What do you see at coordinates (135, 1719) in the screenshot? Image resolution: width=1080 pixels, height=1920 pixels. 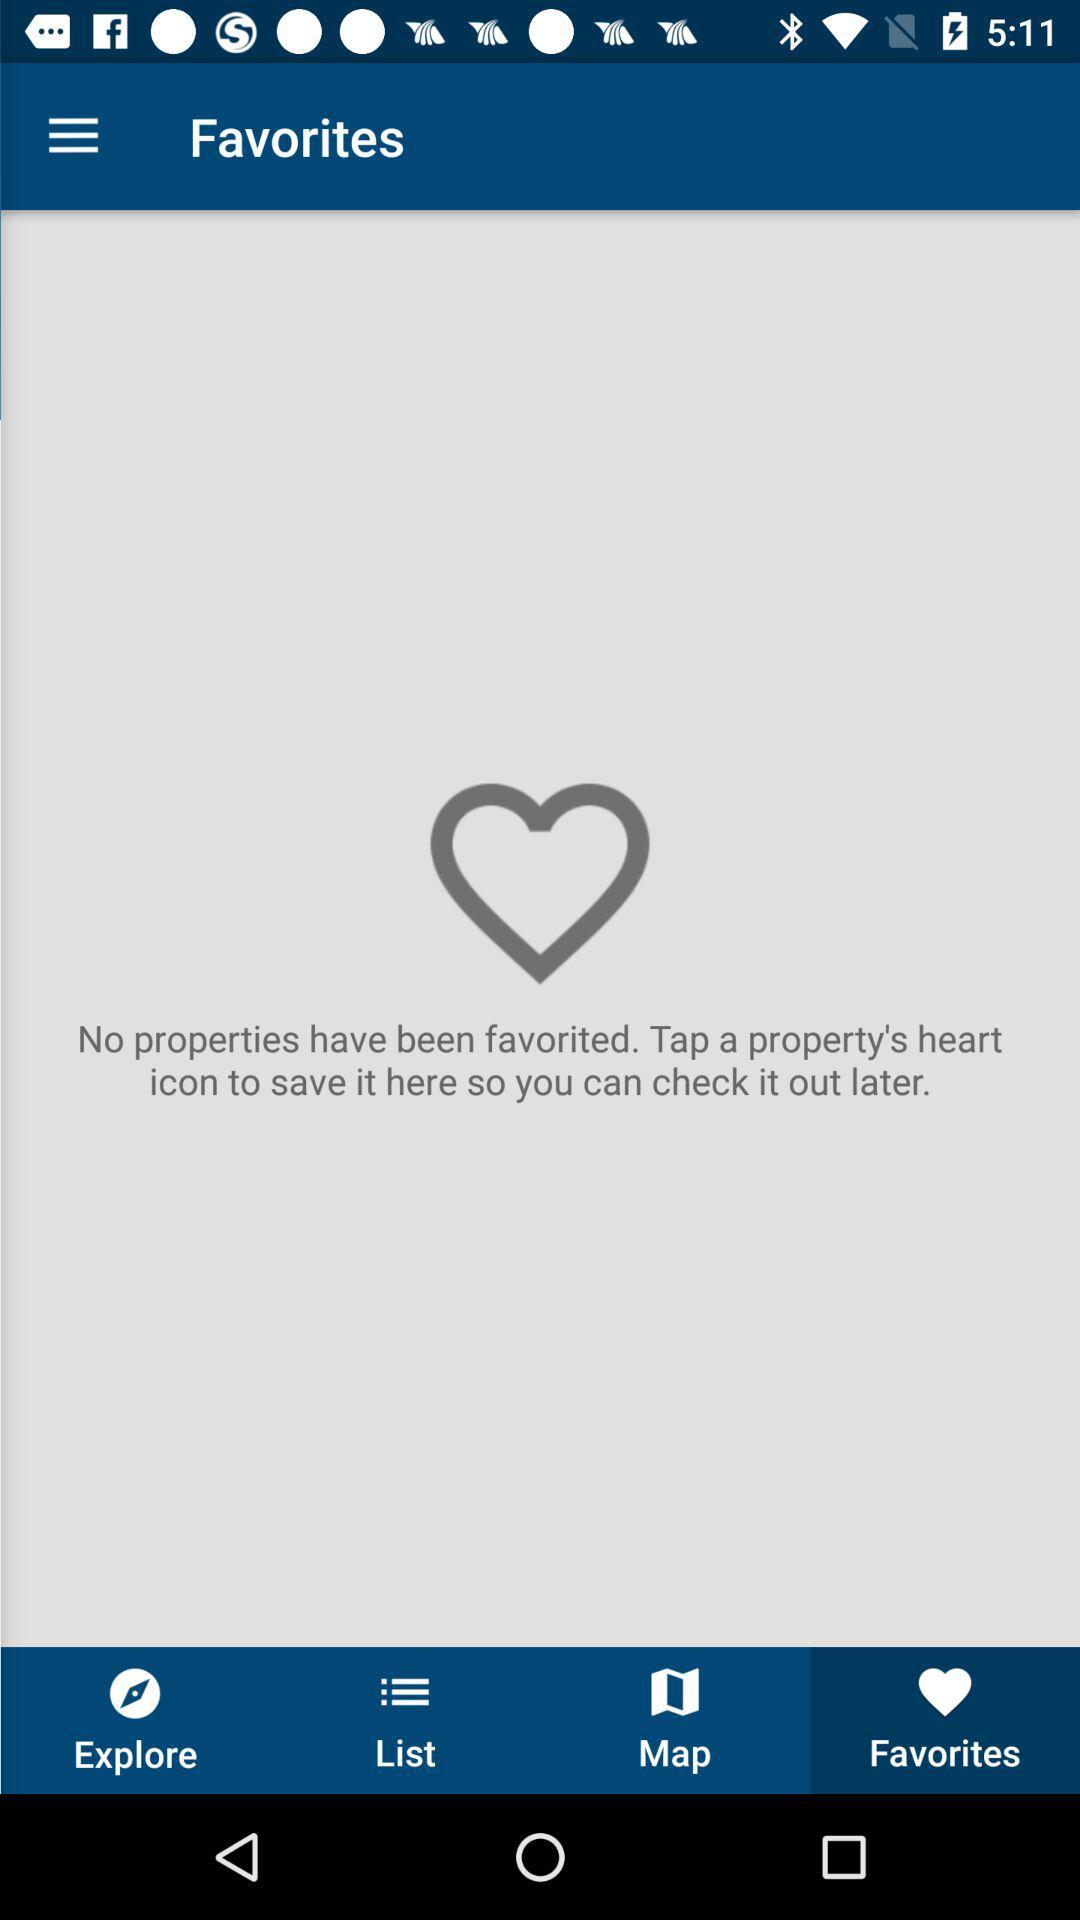 I see `item at the bottom left corner` at bounding box center [135, 1719].